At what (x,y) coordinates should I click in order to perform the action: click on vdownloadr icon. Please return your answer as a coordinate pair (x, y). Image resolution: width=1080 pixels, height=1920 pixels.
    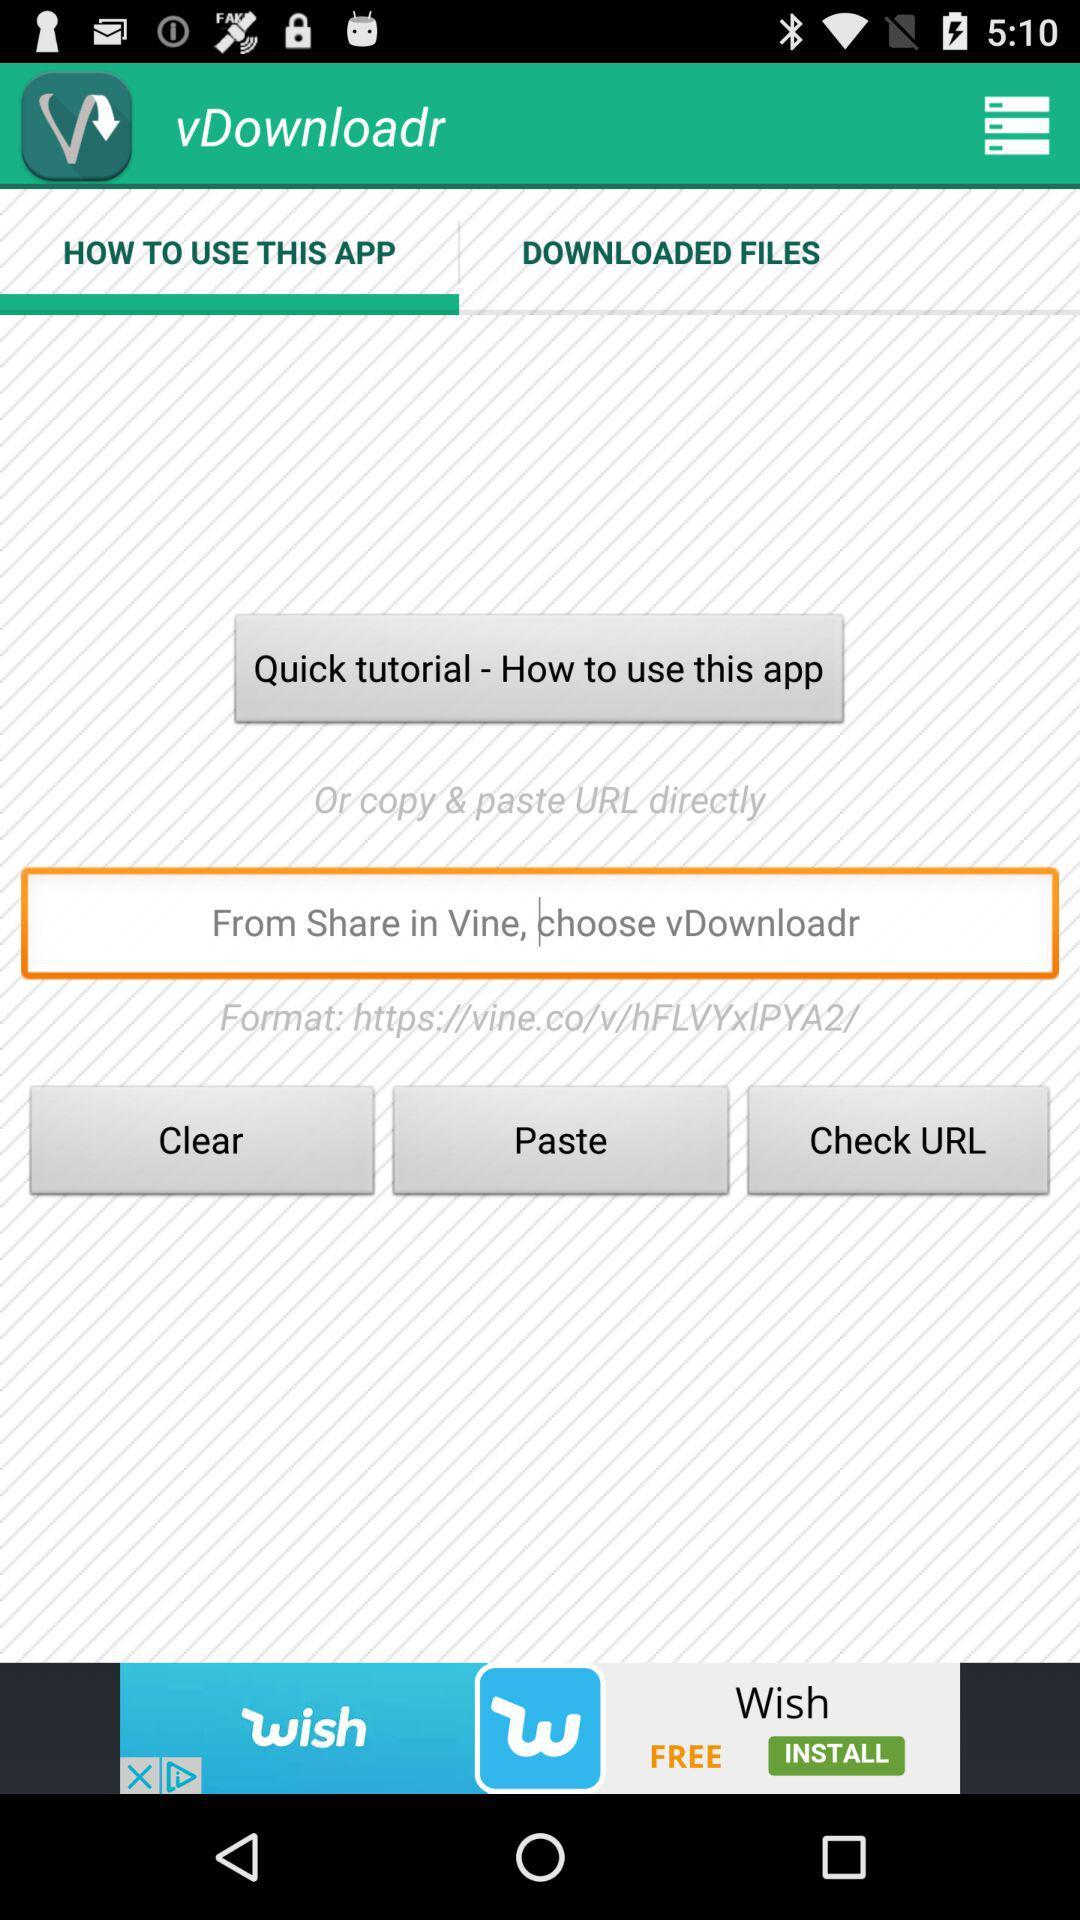
    Looking at the image, I should click on (75, 124).